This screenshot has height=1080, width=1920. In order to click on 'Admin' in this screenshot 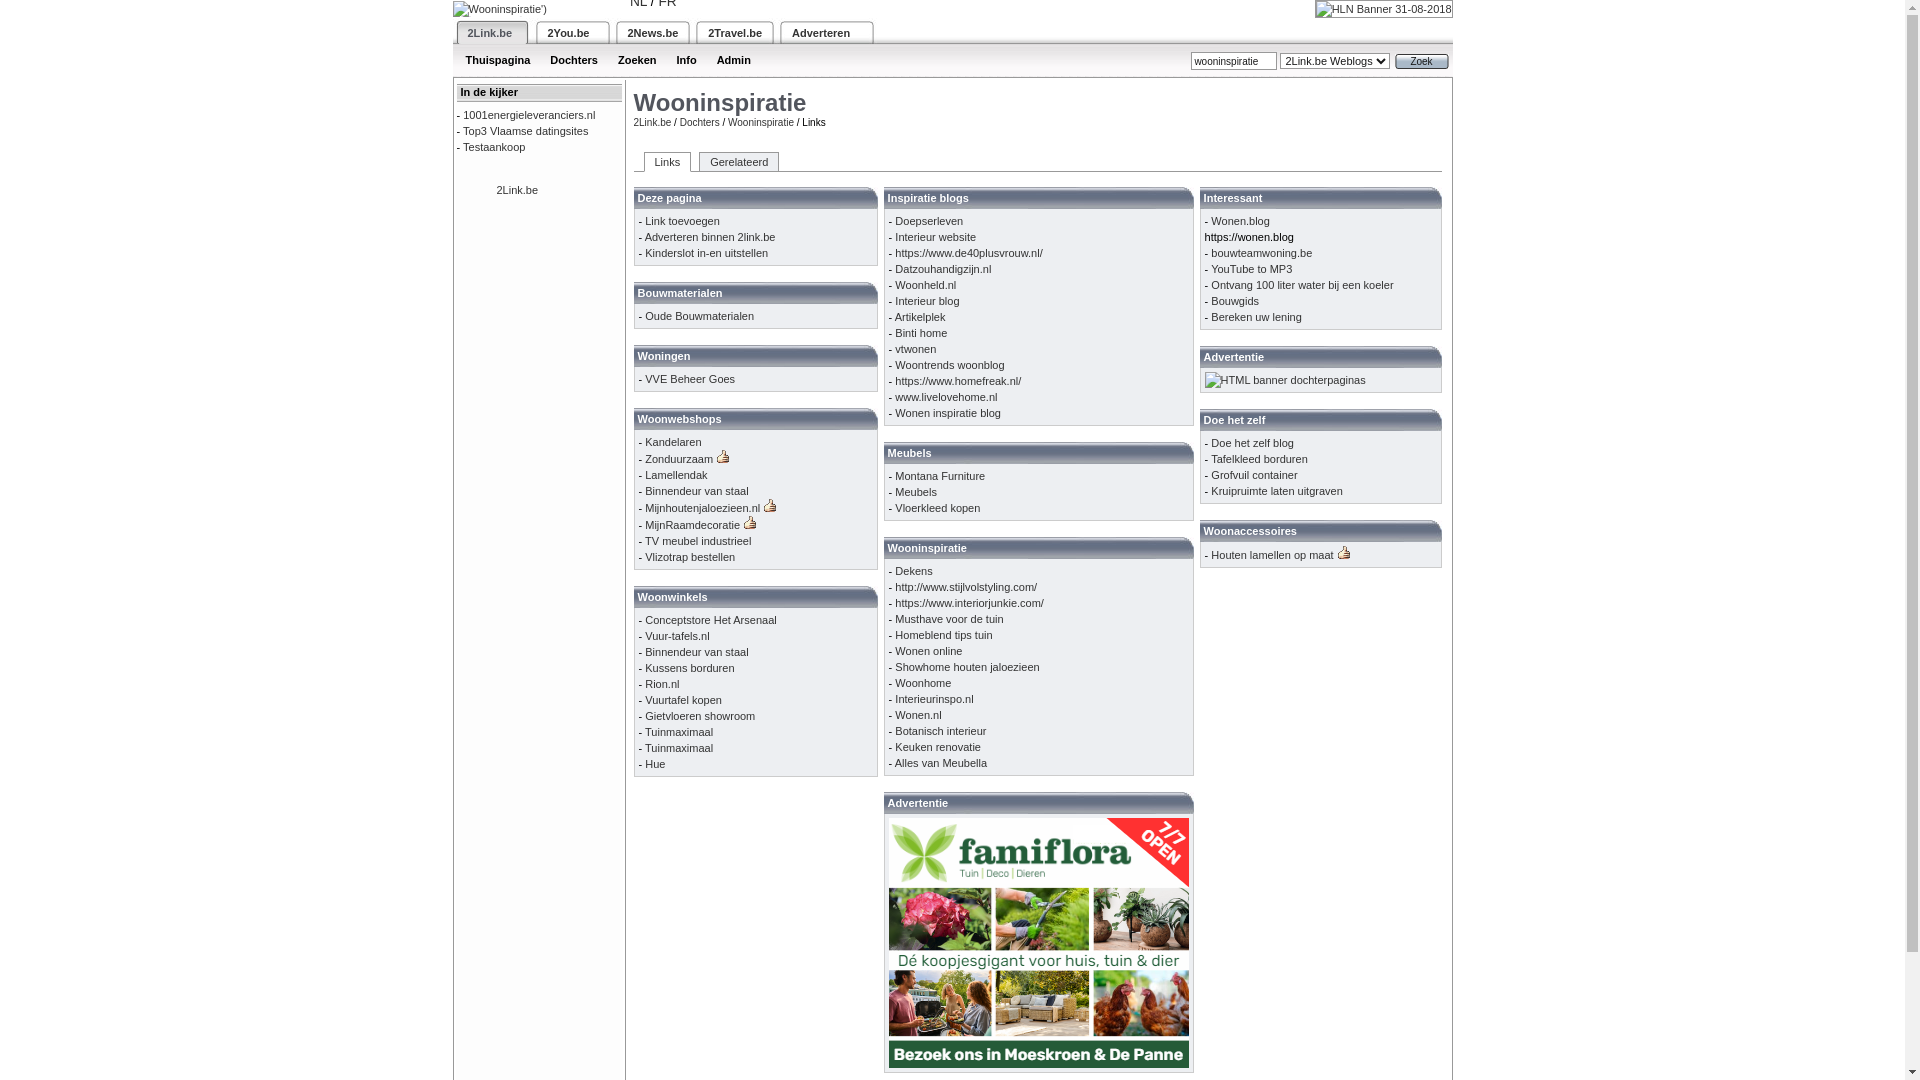, I will do `click(733, 59)`.